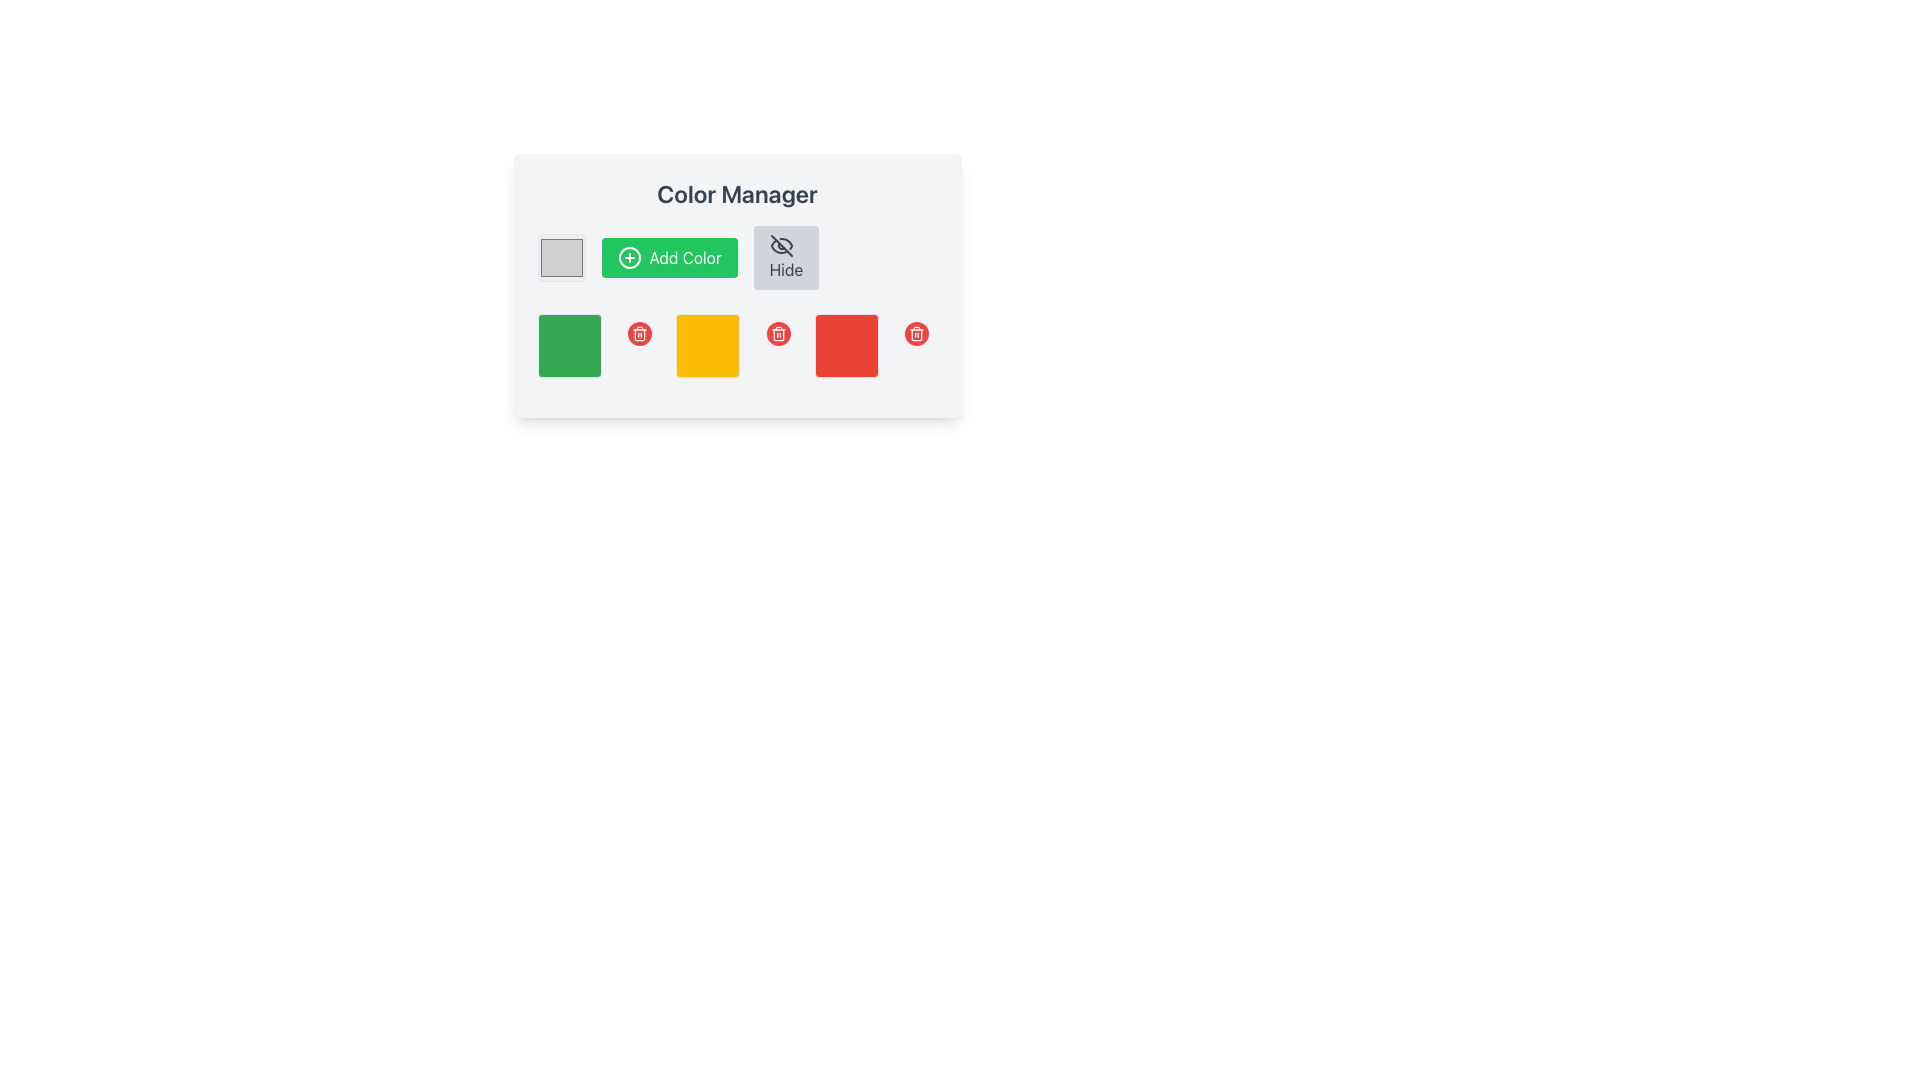  Describe the element at coordinates (640, 333) in the screenshot. I see `the trash can icon with a red circular background, which is the second icon from the left among three similar icons located below the color blocks, to initiate the delete action` at that location.